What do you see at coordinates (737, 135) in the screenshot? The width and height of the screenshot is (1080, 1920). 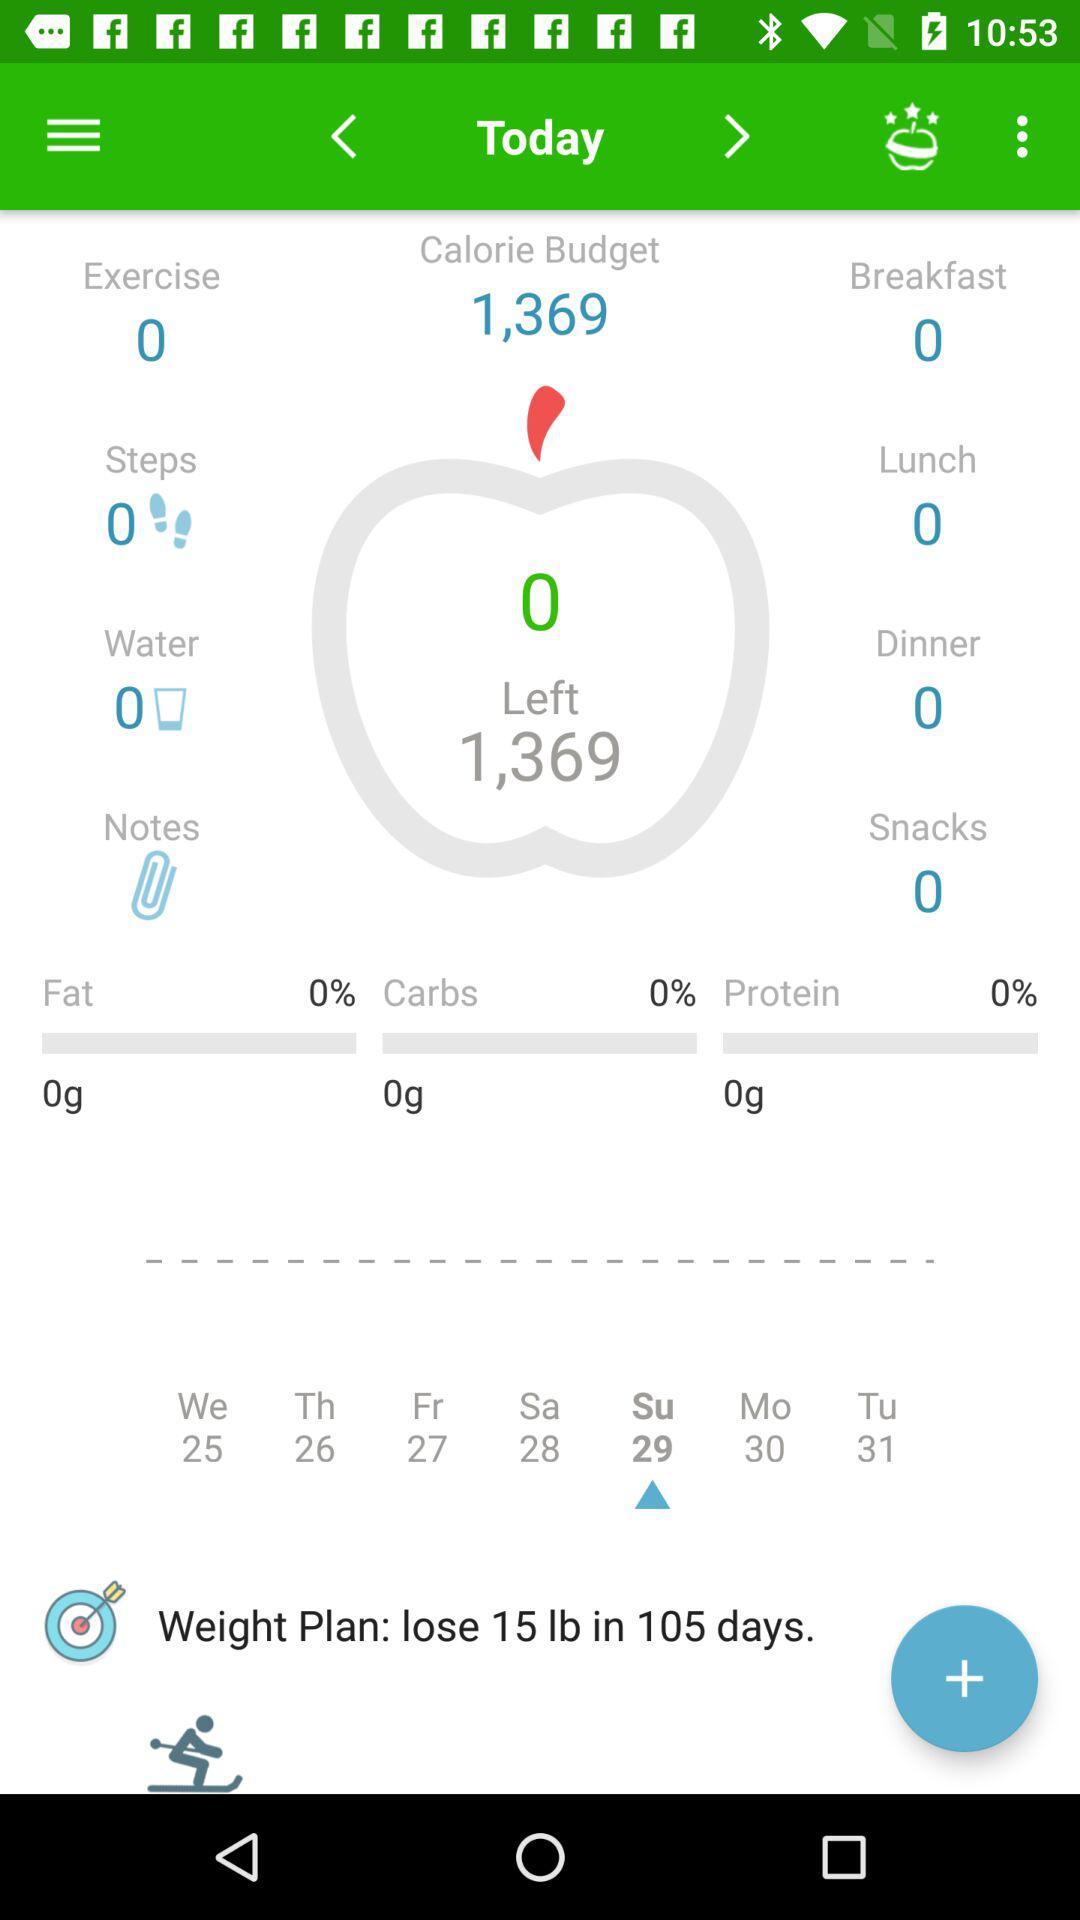 I see `go forward` at bounding box center [737, 135].